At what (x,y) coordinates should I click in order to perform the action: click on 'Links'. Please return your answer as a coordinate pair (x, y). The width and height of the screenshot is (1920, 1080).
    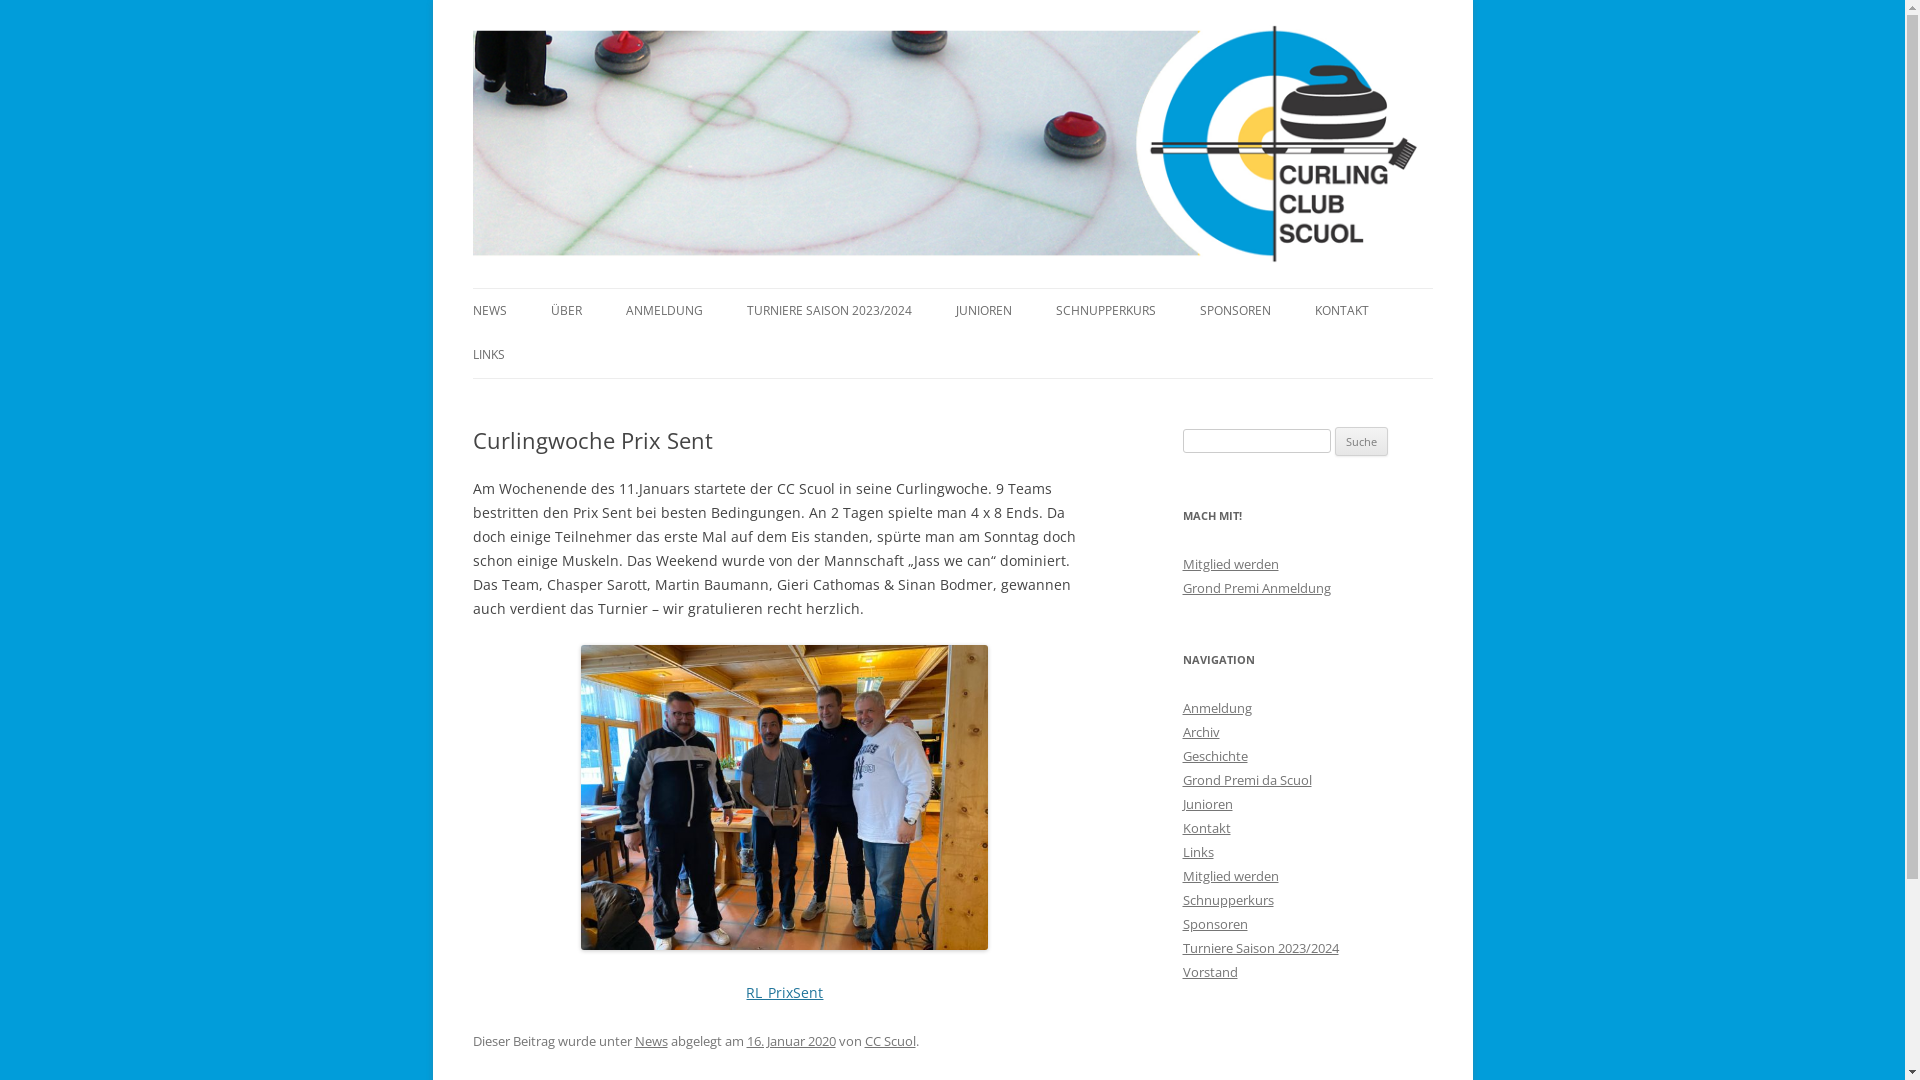
    Looking at the image, I should click on (1197, 852).